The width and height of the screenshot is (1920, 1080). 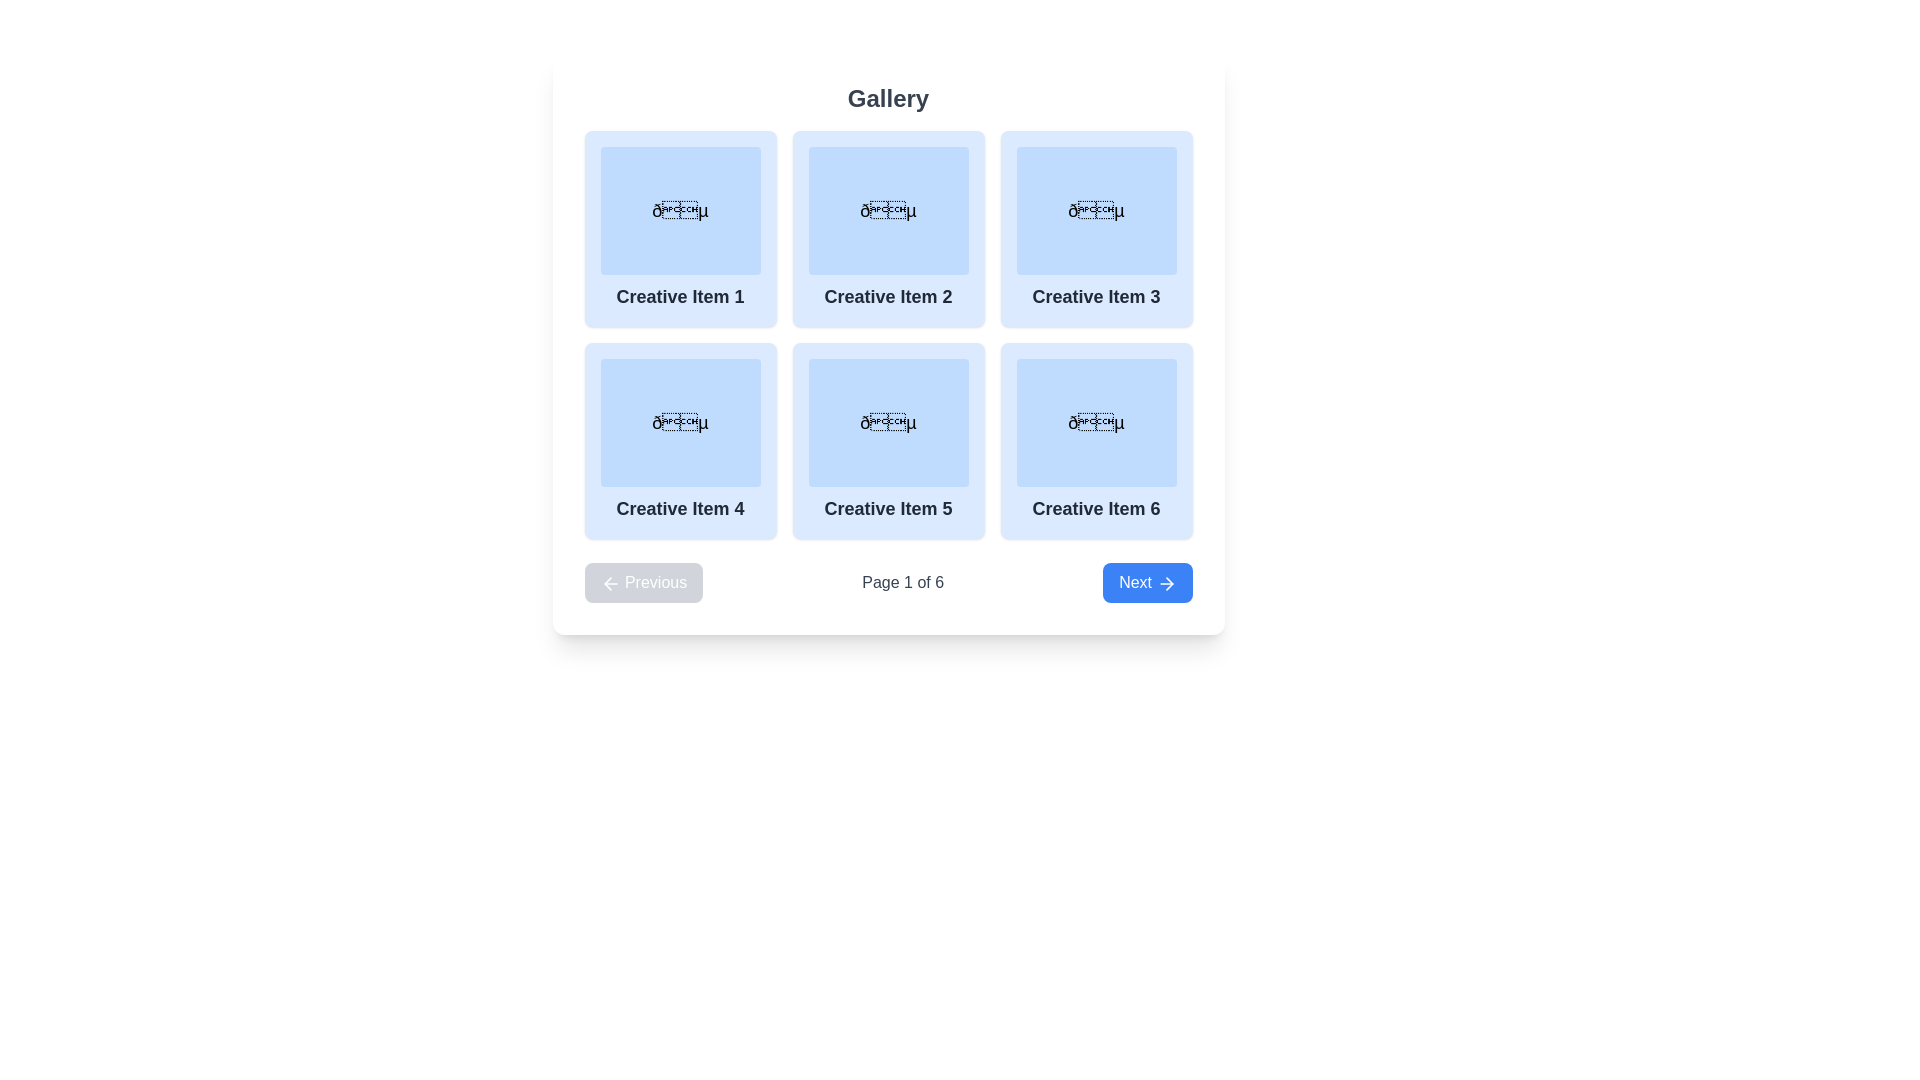 What do you see at coordinates (680, 227) in the screenshot?
I see `the first card in the upper left corner of the grid representing 'Creative Item 1'` at bounding box center [680, 227].